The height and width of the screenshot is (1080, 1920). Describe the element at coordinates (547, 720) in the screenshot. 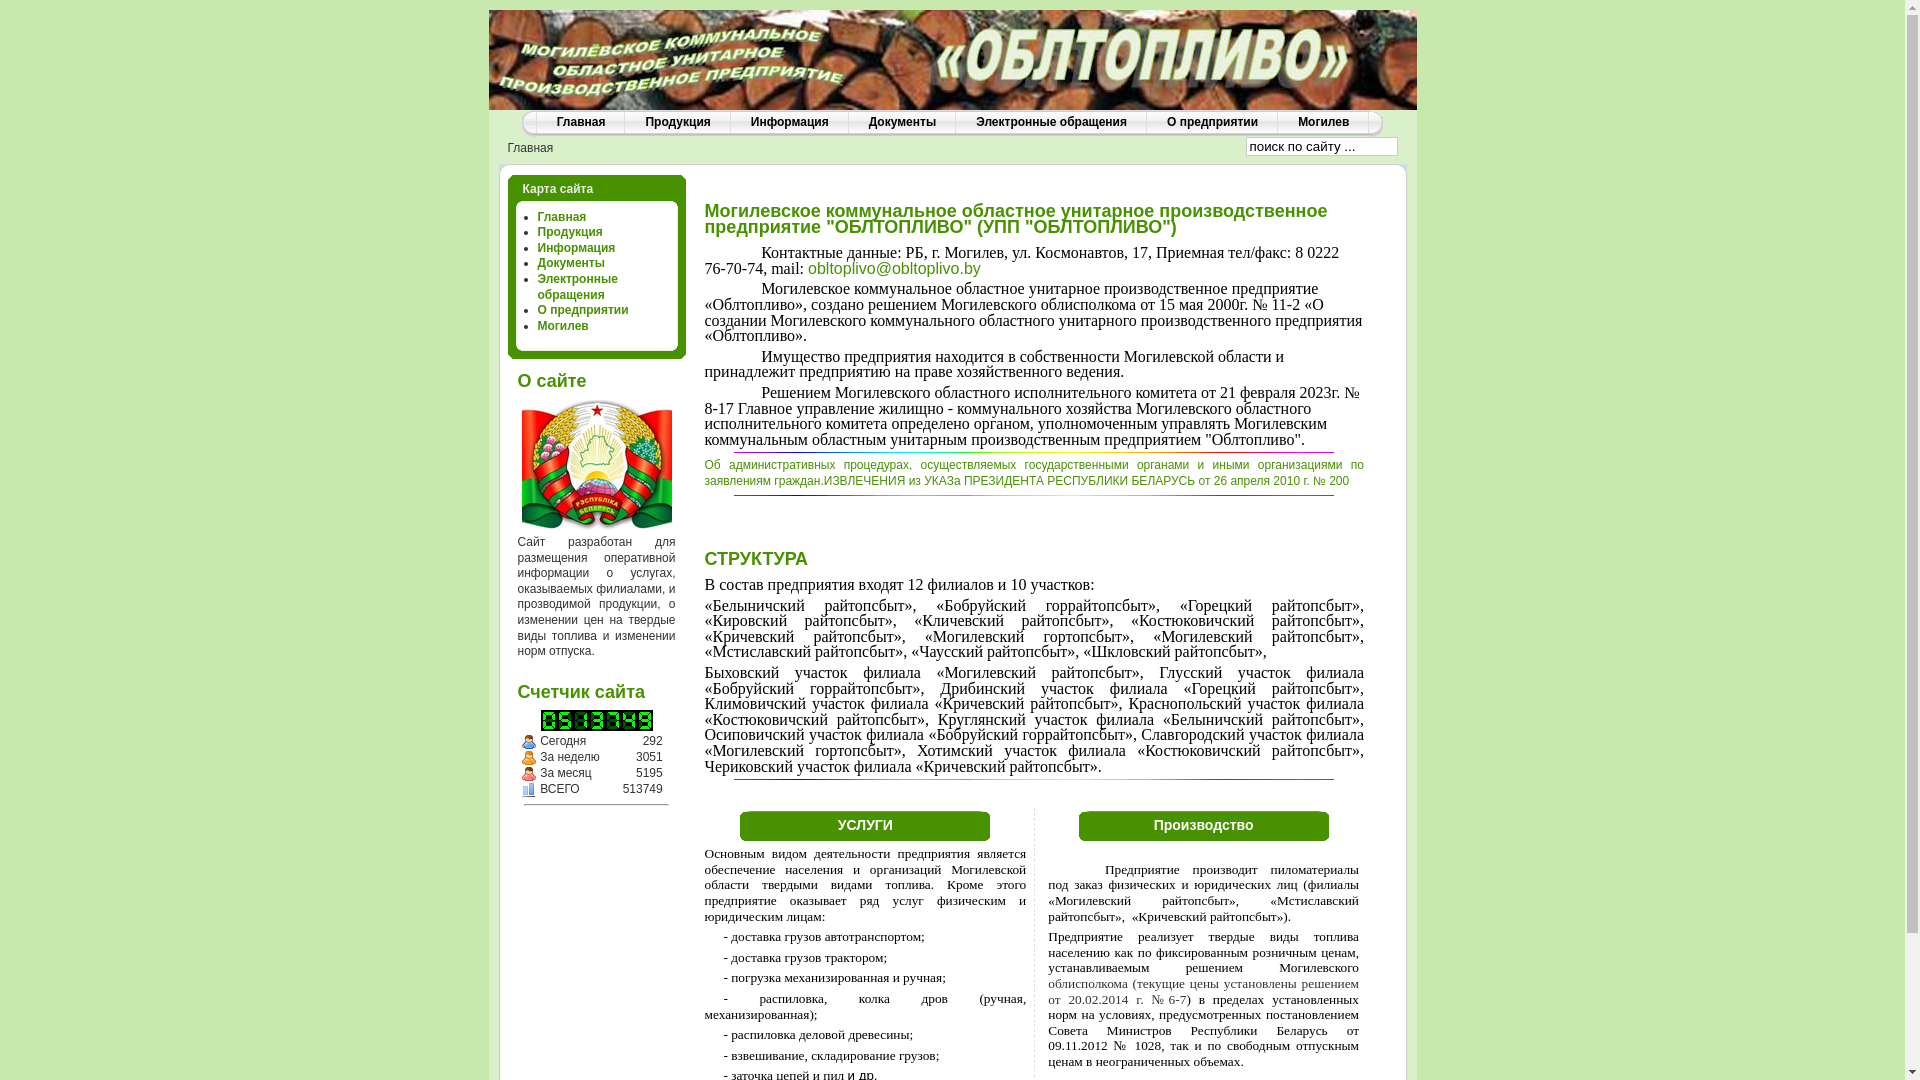

I see `'Vinaora Visitors Counter'` at that location.